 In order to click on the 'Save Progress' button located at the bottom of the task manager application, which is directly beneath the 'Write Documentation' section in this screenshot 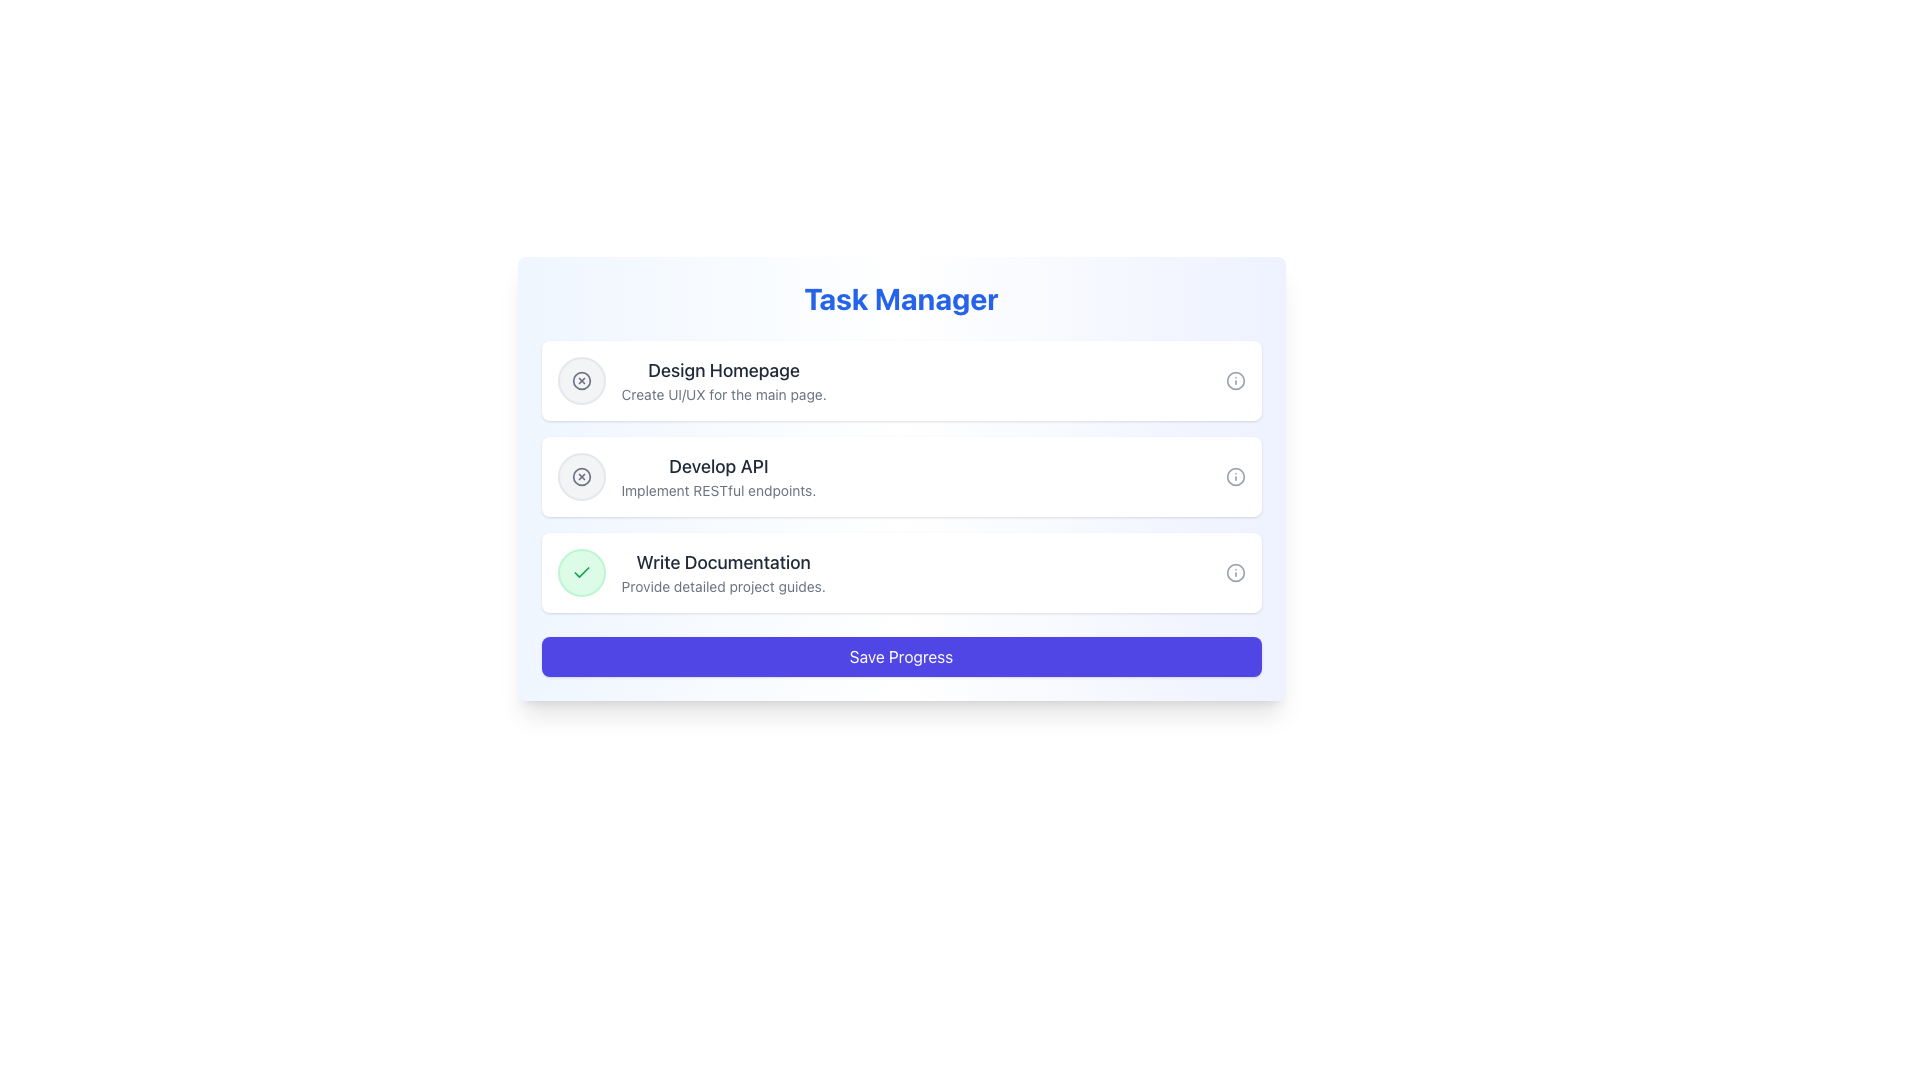, I will do `click(900, 656)`.